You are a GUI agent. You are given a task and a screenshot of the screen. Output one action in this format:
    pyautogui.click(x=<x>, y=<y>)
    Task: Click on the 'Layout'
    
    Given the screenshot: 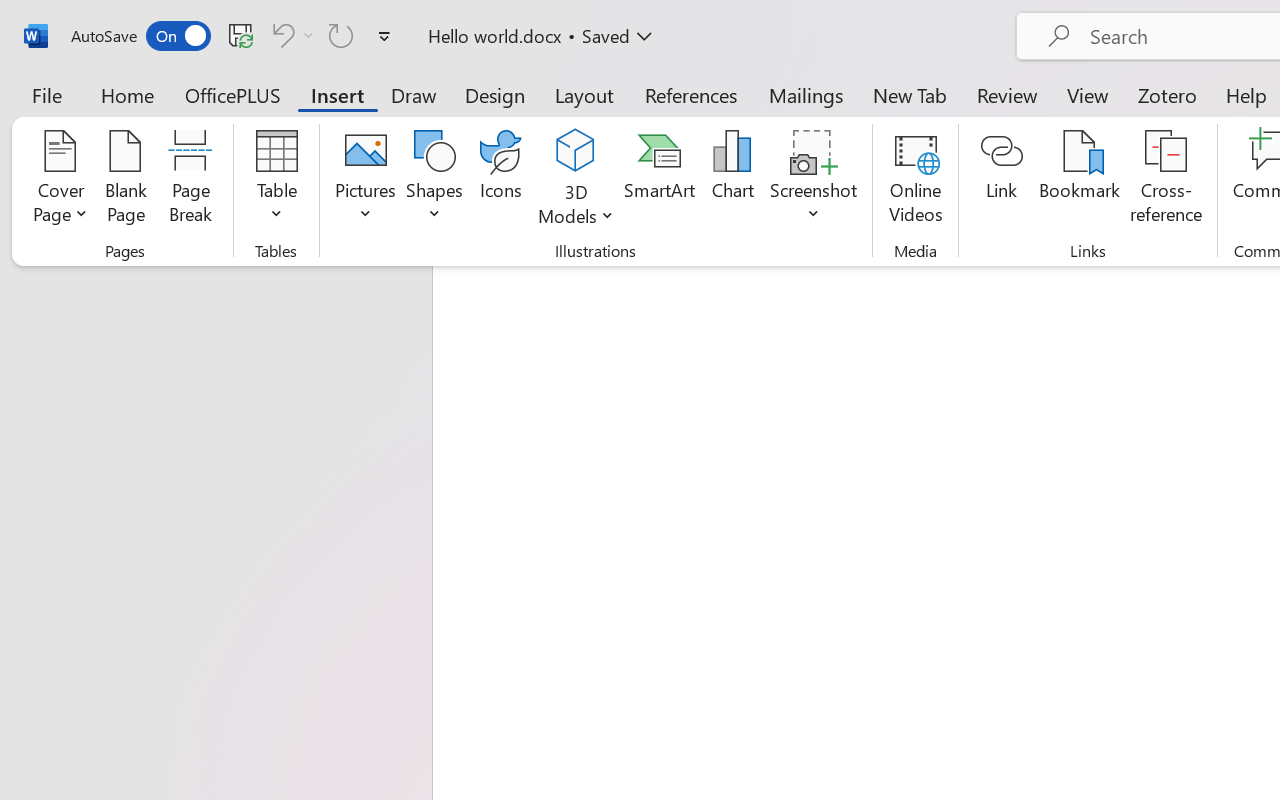 What is the action you would take?
    pyautogui.click(x=583, y=94)
    